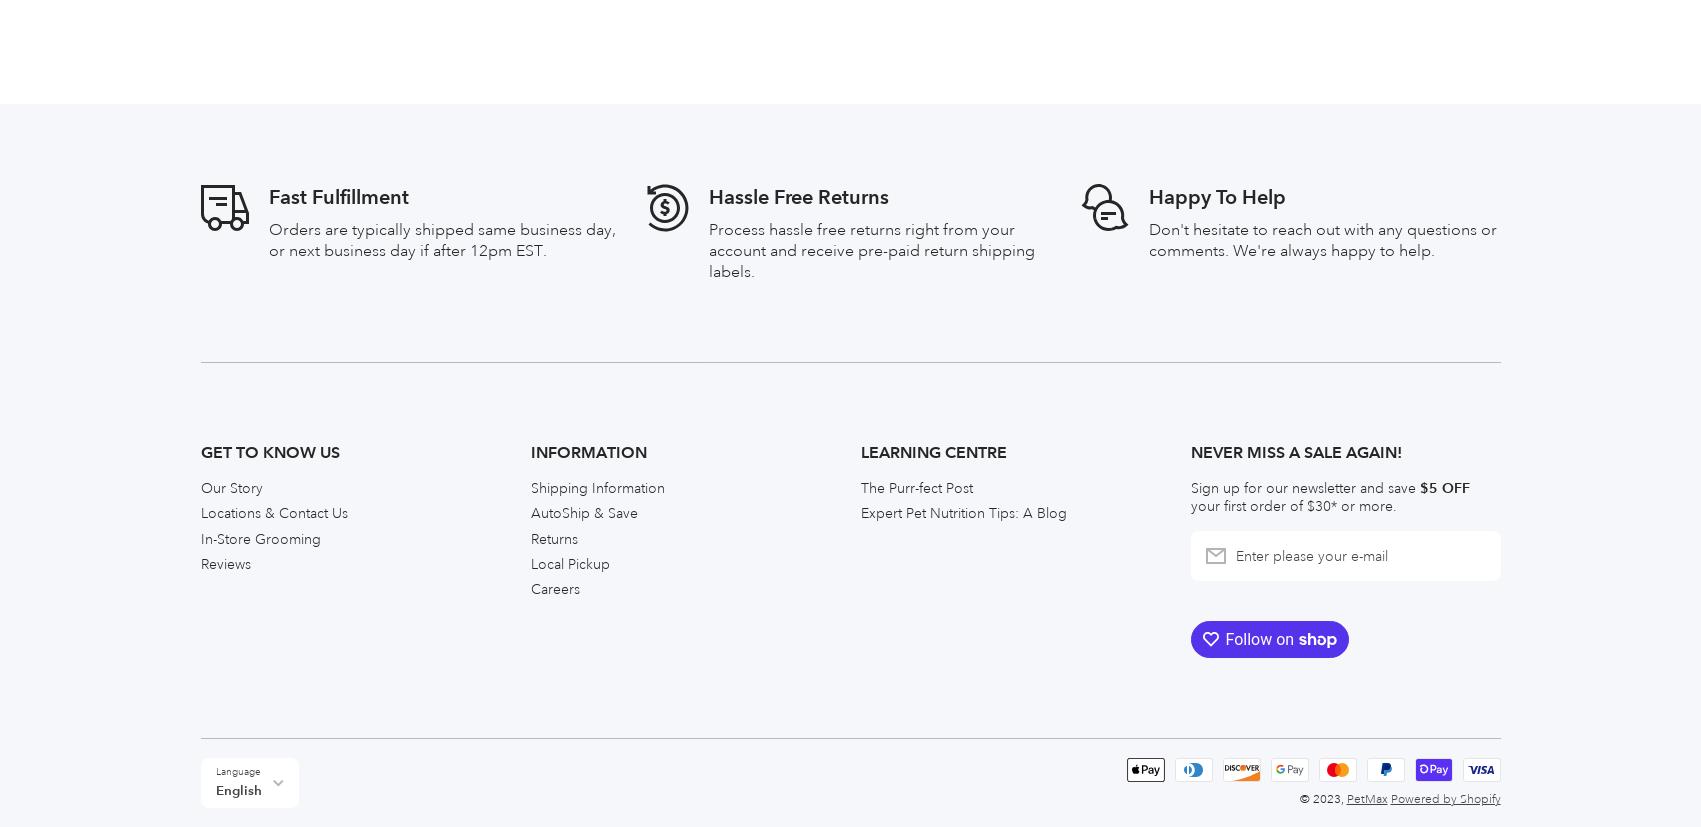  What do you see at coordinates (273, 62) in the screenshot?
I see `'Locations & Contact Us'` at bounding box center [273, 62].